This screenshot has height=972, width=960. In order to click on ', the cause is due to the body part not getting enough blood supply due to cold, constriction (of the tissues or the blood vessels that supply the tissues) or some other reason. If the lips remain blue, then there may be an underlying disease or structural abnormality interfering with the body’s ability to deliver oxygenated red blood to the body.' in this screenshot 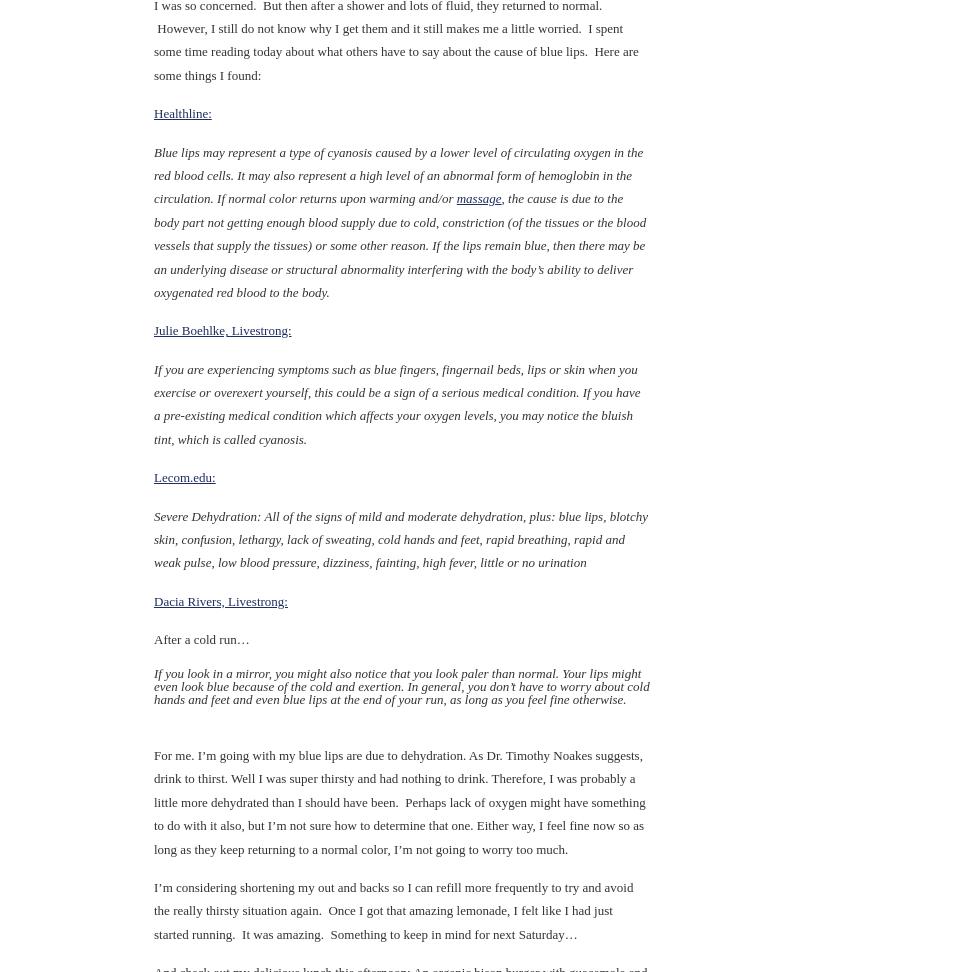, I will do `click(152, 245)`.